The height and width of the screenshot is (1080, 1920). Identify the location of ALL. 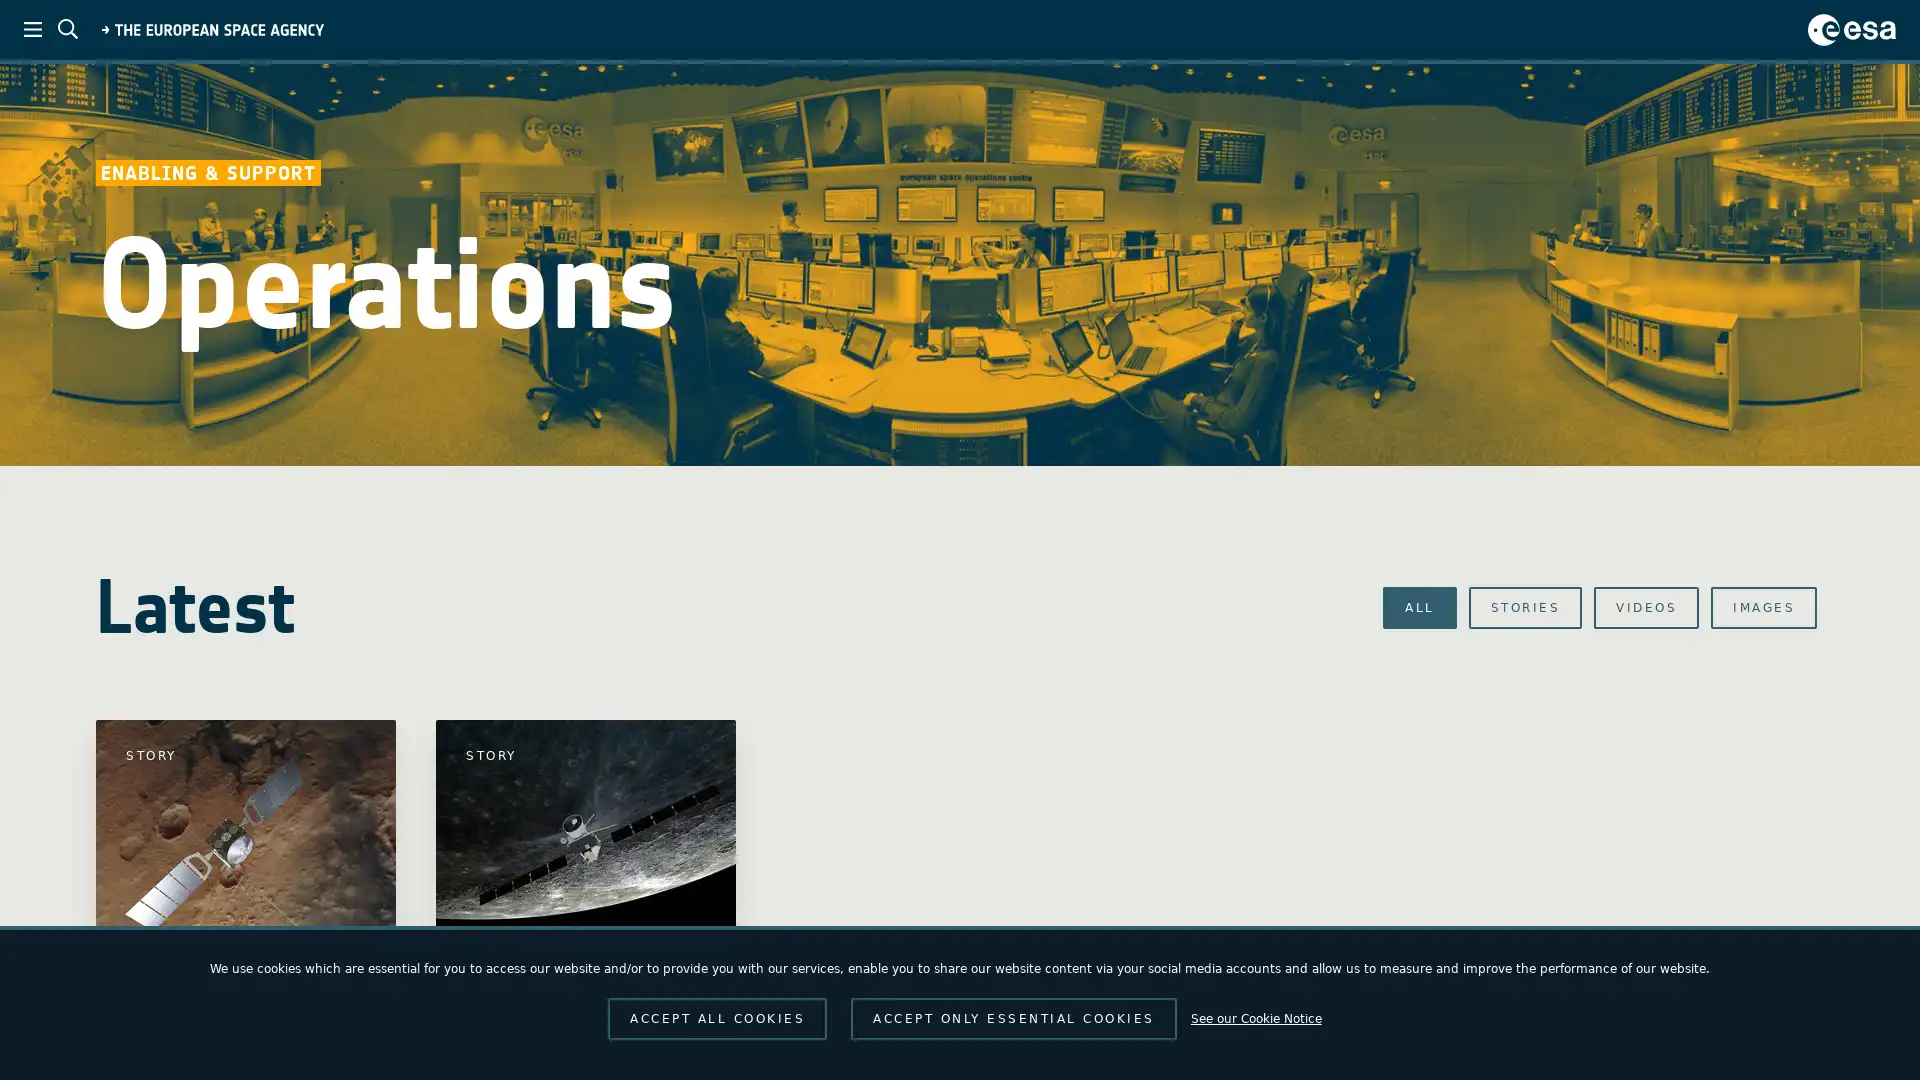
(1418, 605).